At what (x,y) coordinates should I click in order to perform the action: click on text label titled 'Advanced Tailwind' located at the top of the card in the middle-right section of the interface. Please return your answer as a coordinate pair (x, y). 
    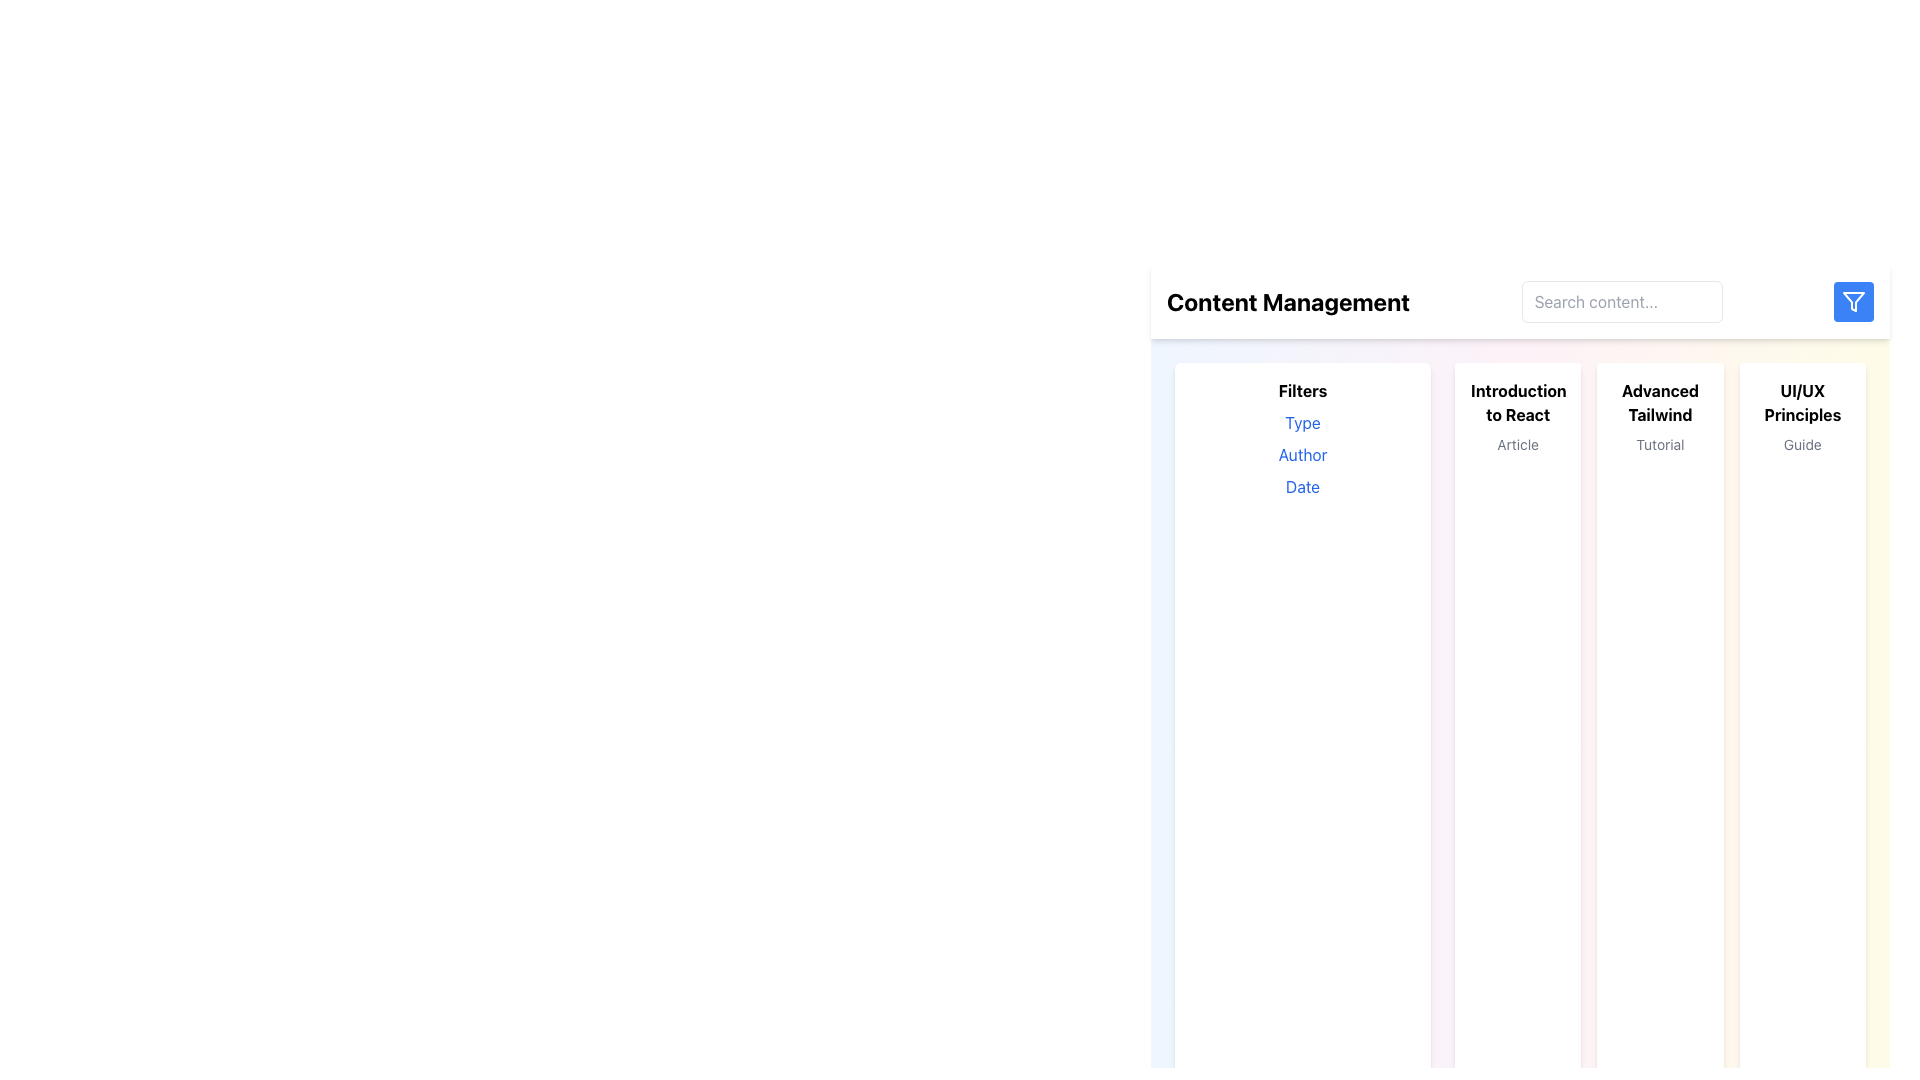
    Looking at the image, I should click on (1660, 402).